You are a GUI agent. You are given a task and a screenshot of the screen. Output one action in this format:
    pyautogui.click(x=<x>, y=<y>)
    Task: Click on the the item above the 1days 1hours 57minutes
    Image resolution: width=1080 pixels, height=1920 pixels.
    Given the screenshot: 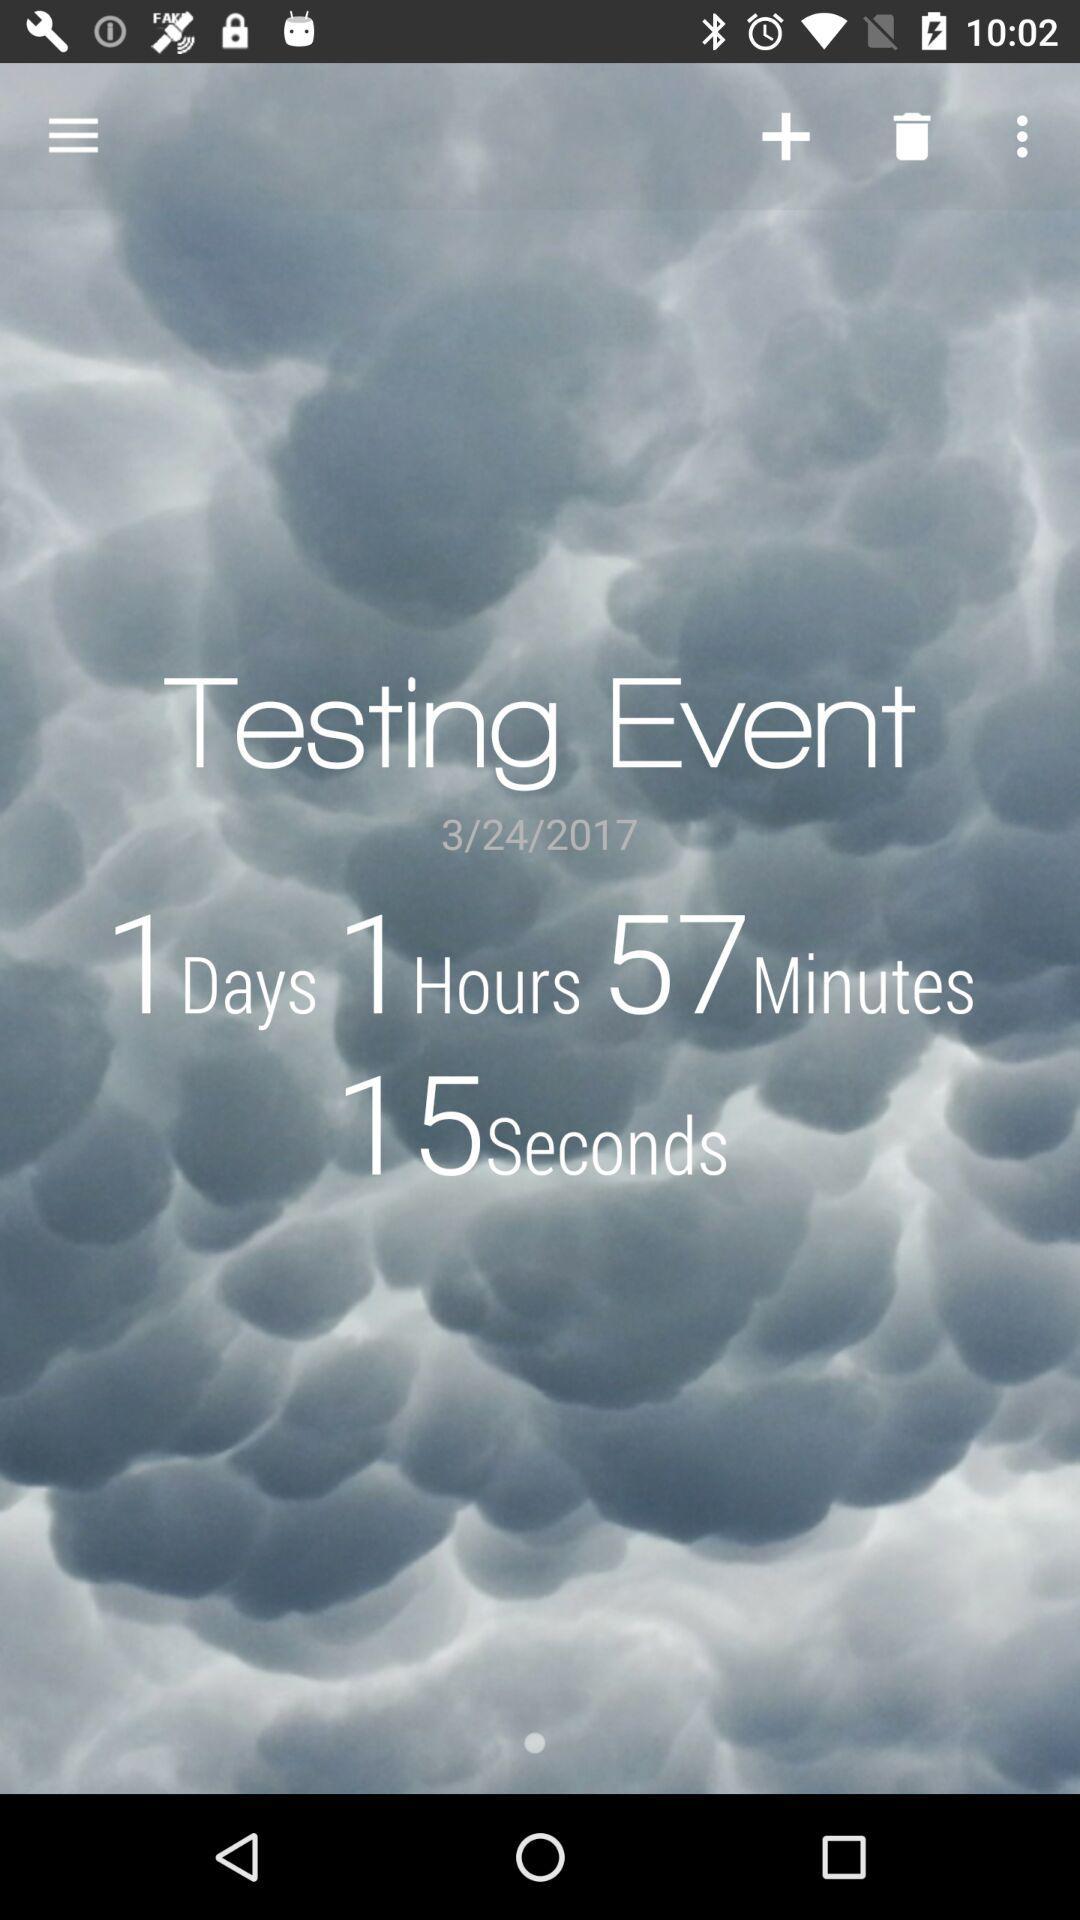 What is the action you would take?
    pyautogui.click(x=72, y=135)
    